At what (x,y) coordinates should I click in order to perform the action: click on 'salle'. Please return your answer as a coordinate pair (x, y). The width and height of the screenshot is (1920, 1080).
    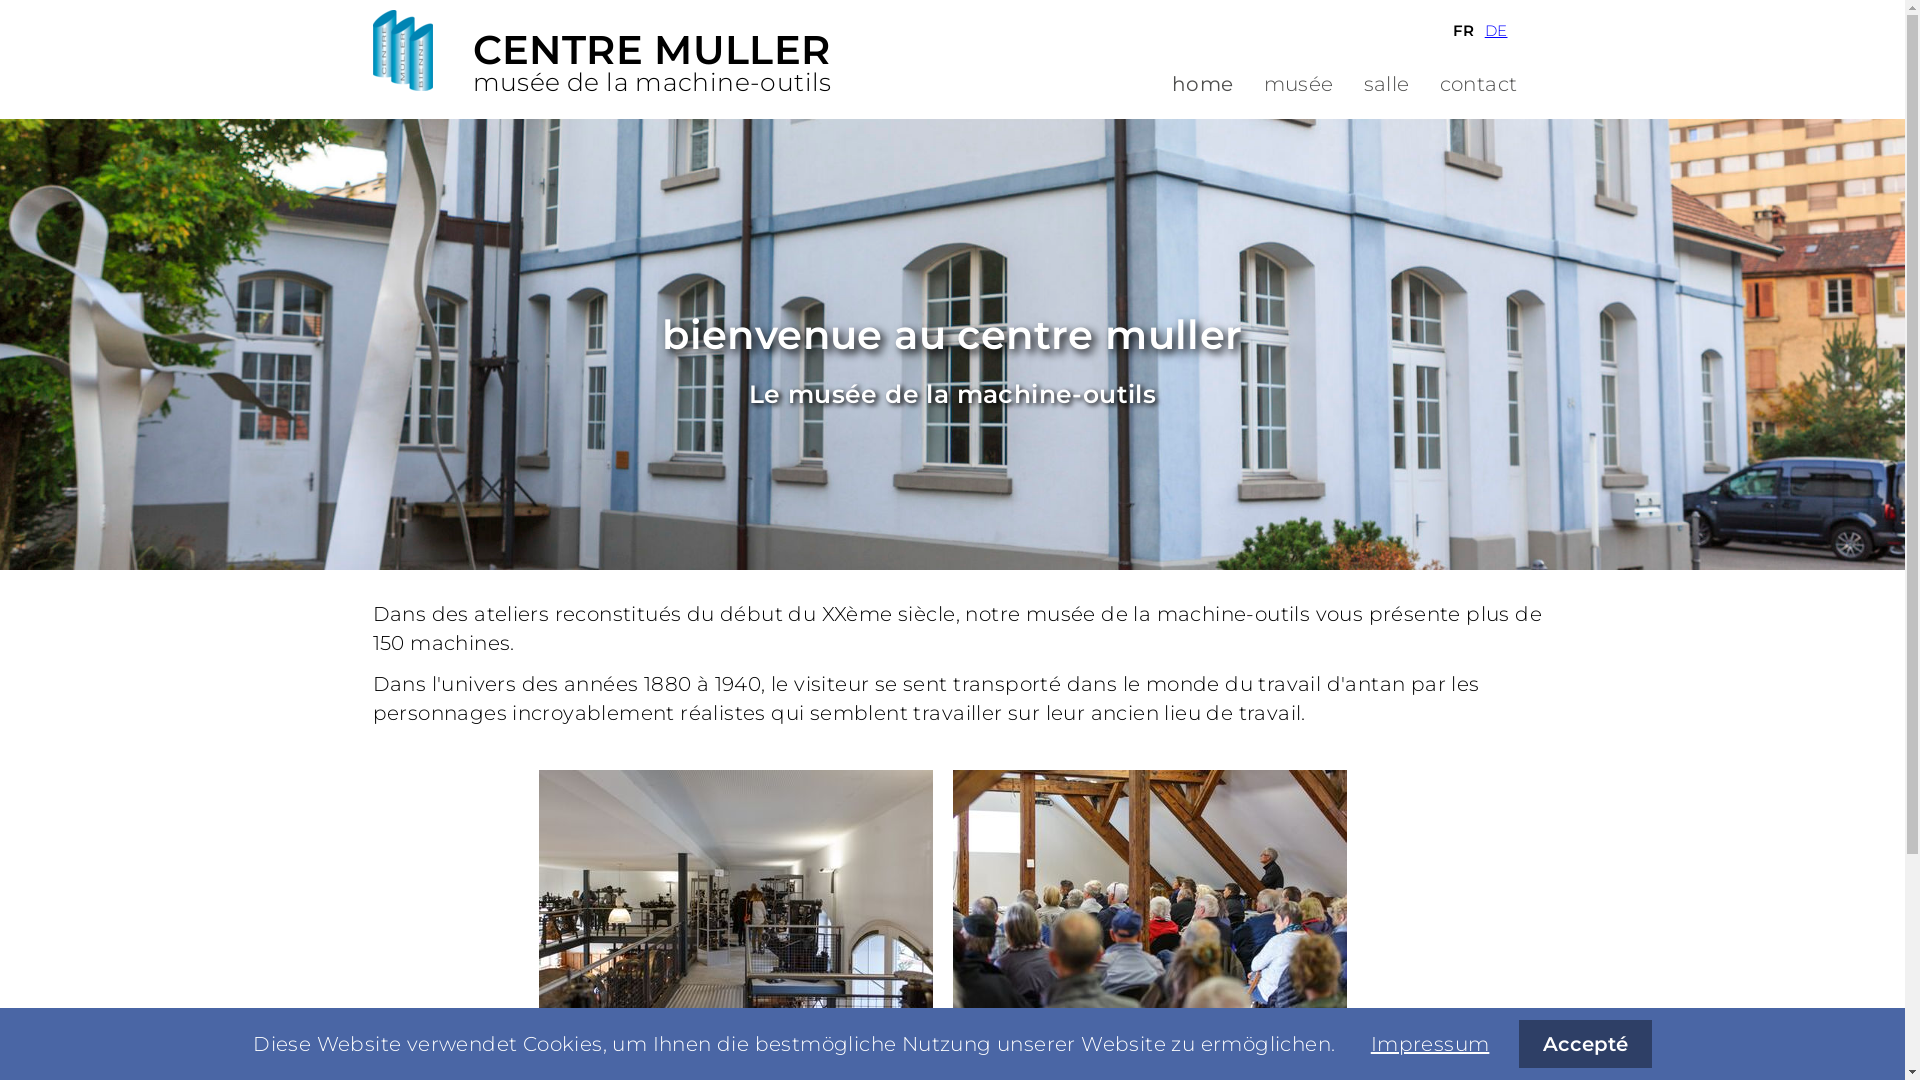
    Looking at the image, I should click on (1386, 83).